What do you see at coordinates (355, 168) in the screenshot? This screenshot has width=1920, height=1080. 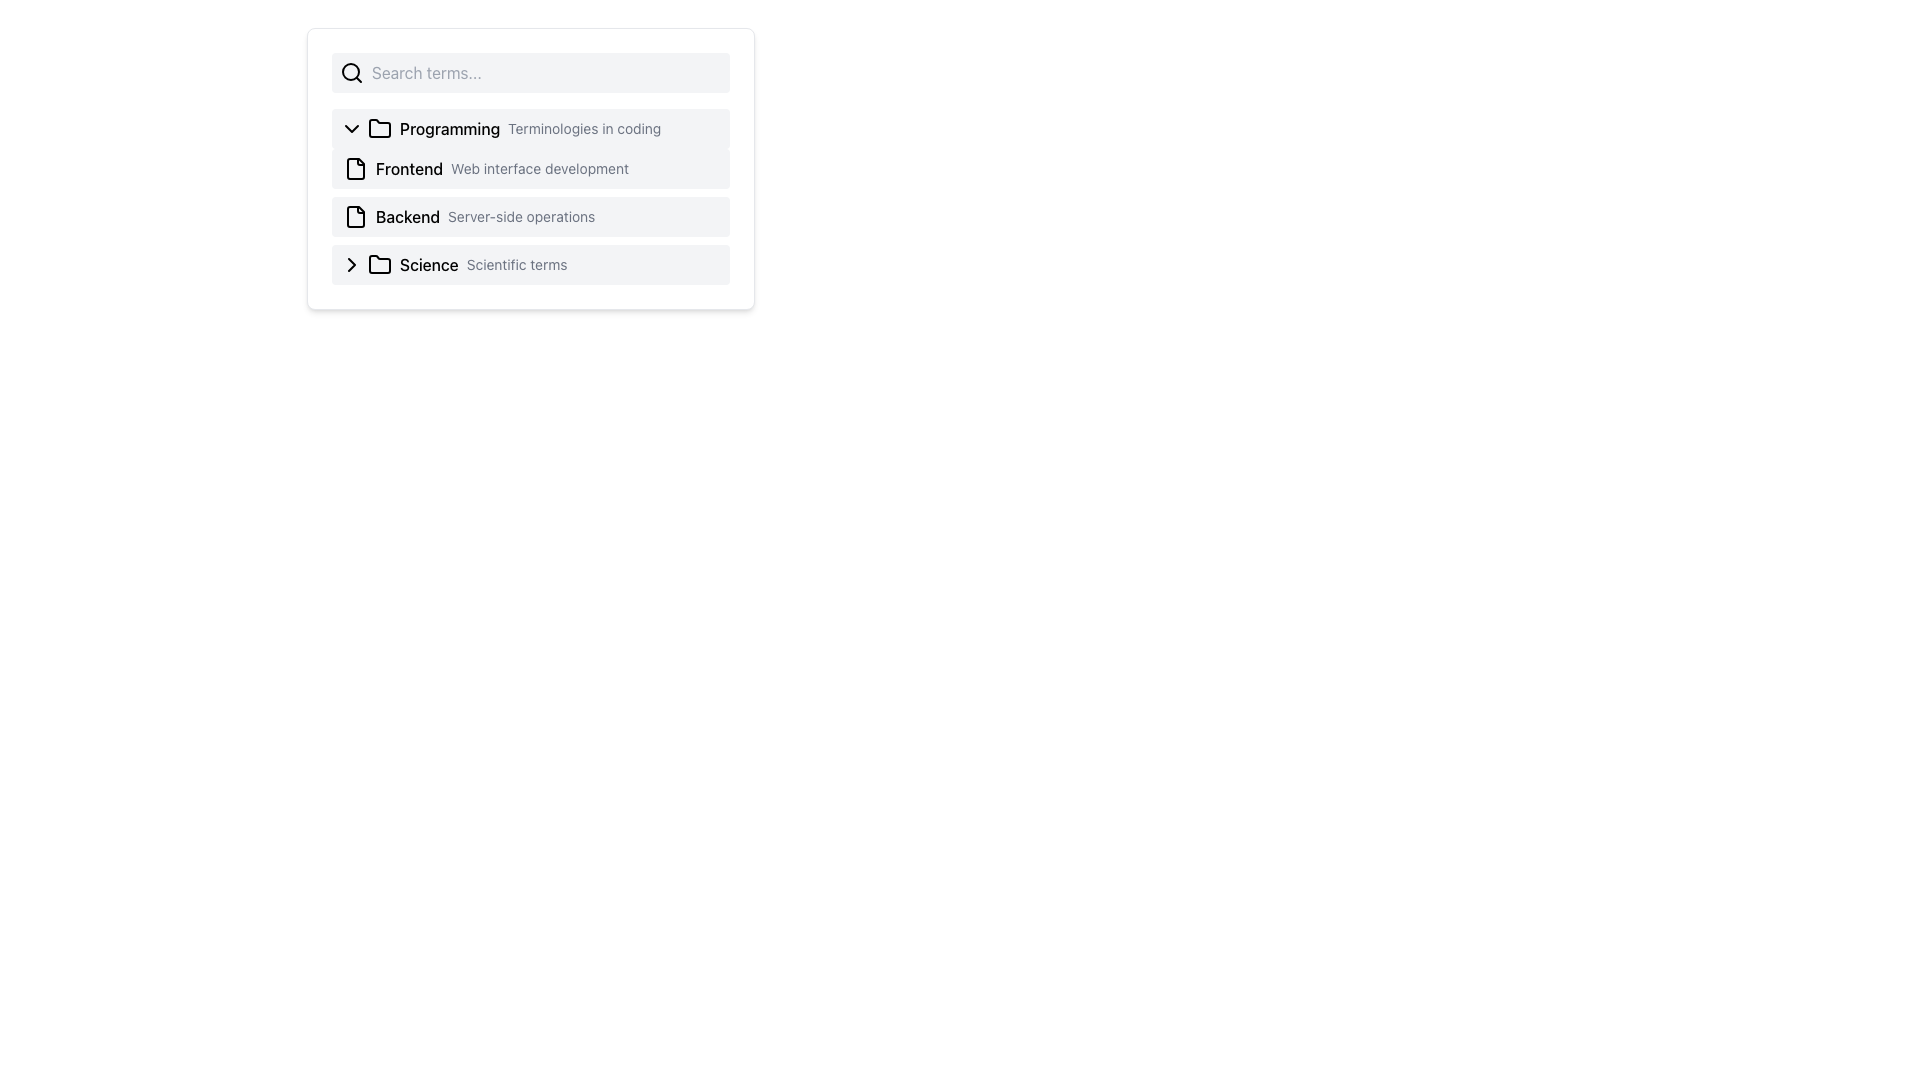 I see `the document icon located to the left of the text 'Frontend' in the second row of the main UI list to interact with it or reveal related actions` at bounding box center [355, 168].